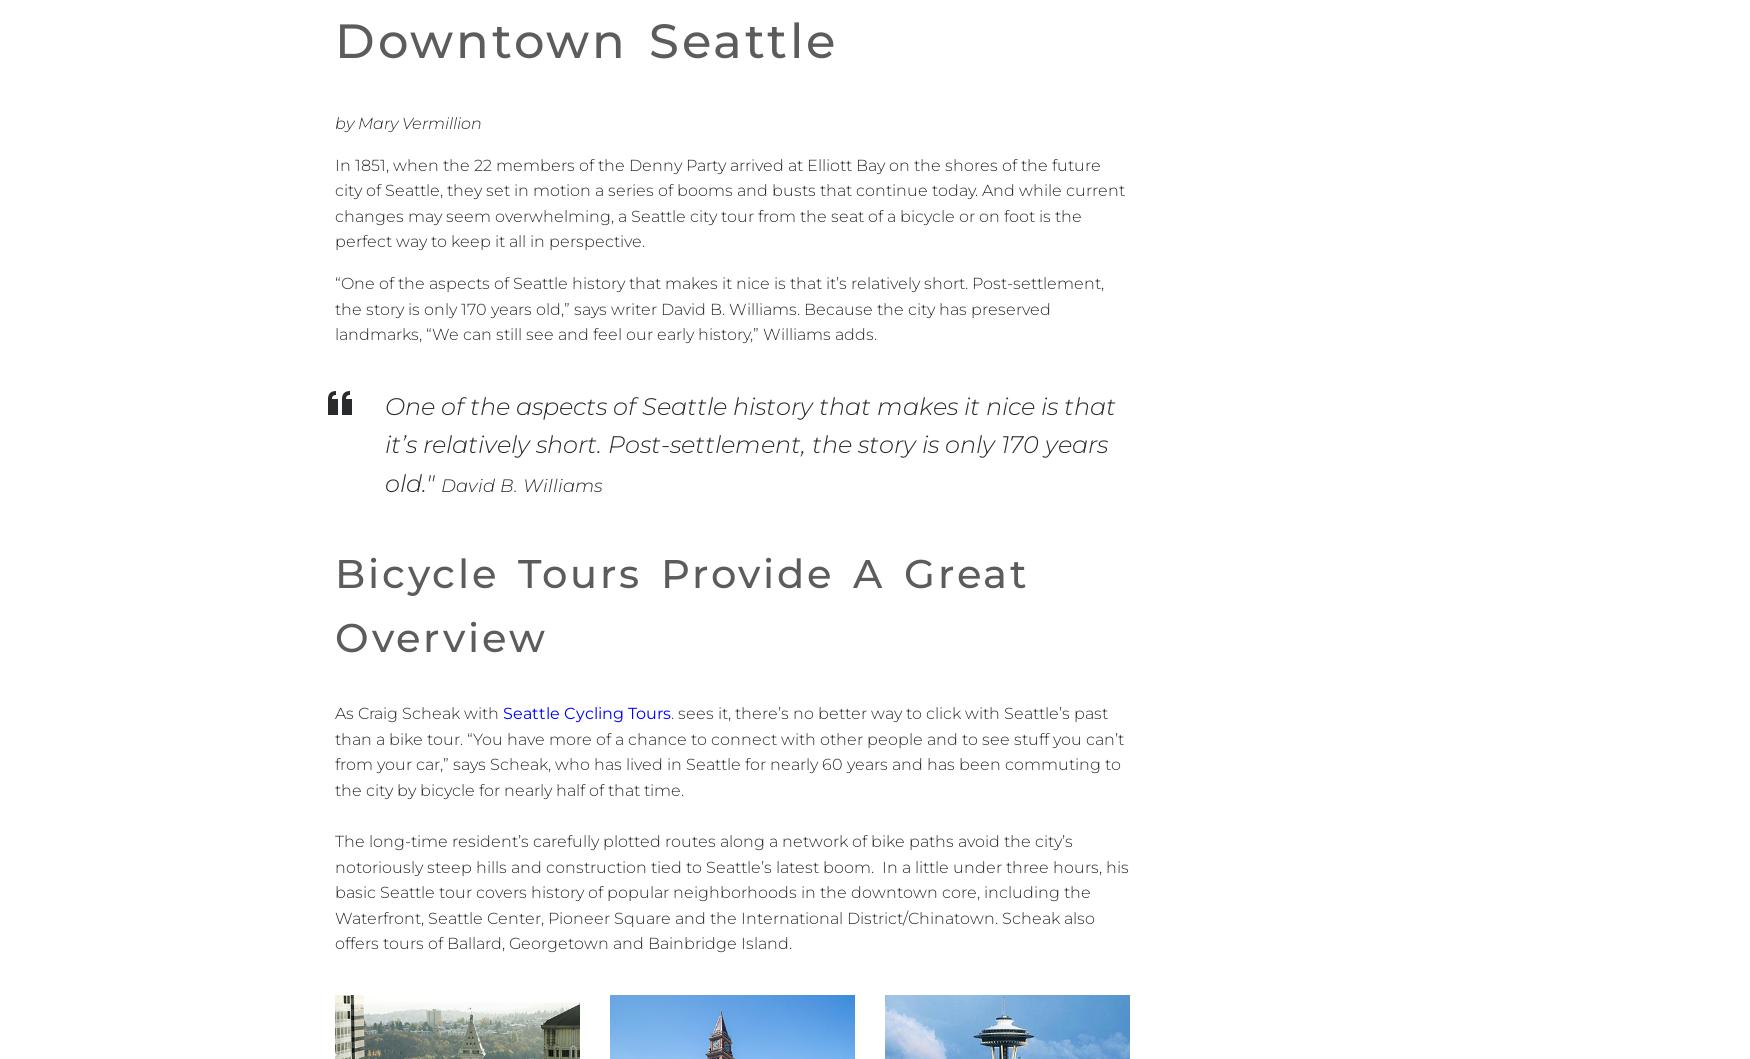 This screenshot has height=1059, width=1750. I want to click on '“One of the aspects of Seattle history that makes it nice is that it’s relatively short. Post-settlement, the story is only 170 years old,” says writer David B. Williams. Because the city has preserved landmarks, “We can still see and feel our early history,” Williams adds.', so click(719, 309).